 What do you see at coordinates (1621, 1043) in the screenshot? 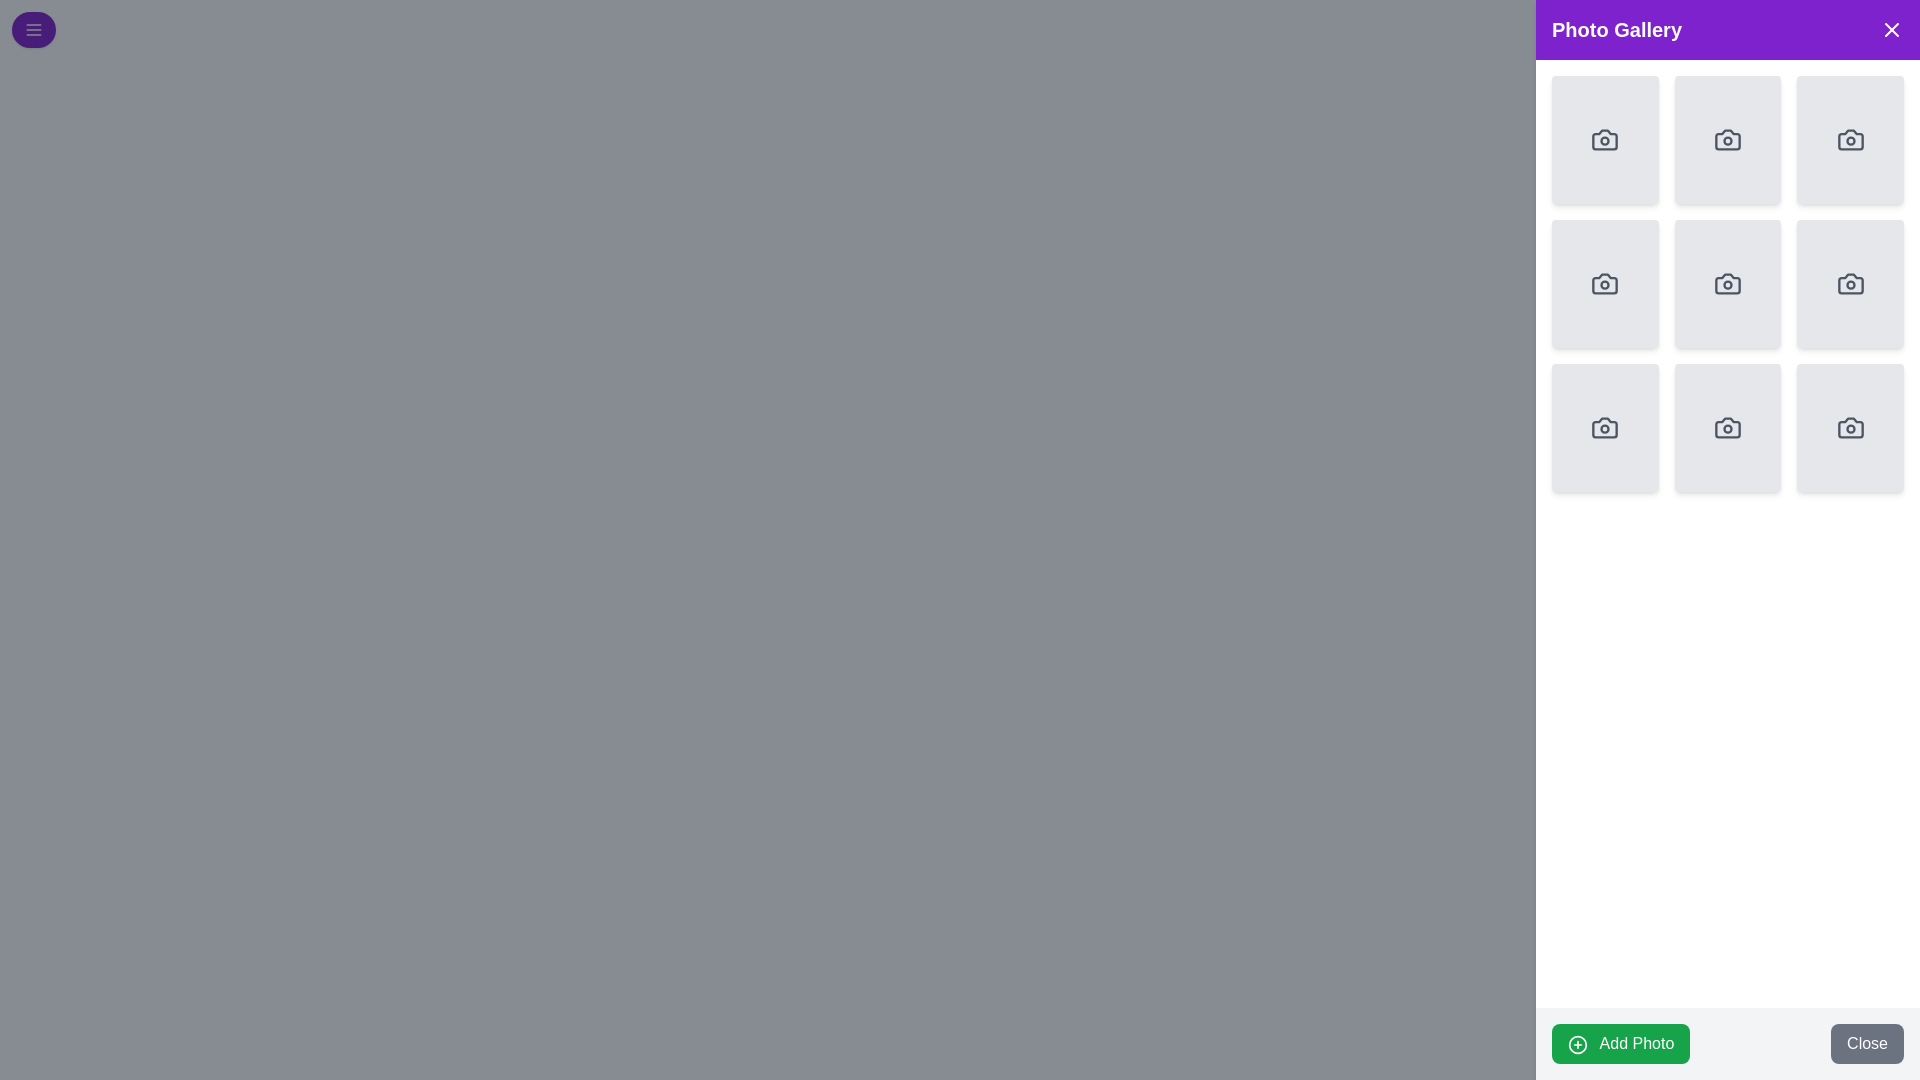
I see `the green 'Add Photo' button with rounded corners located at the bottom left of the Photo Gallery panel to change its color` at bounding box center [1621, 1043].